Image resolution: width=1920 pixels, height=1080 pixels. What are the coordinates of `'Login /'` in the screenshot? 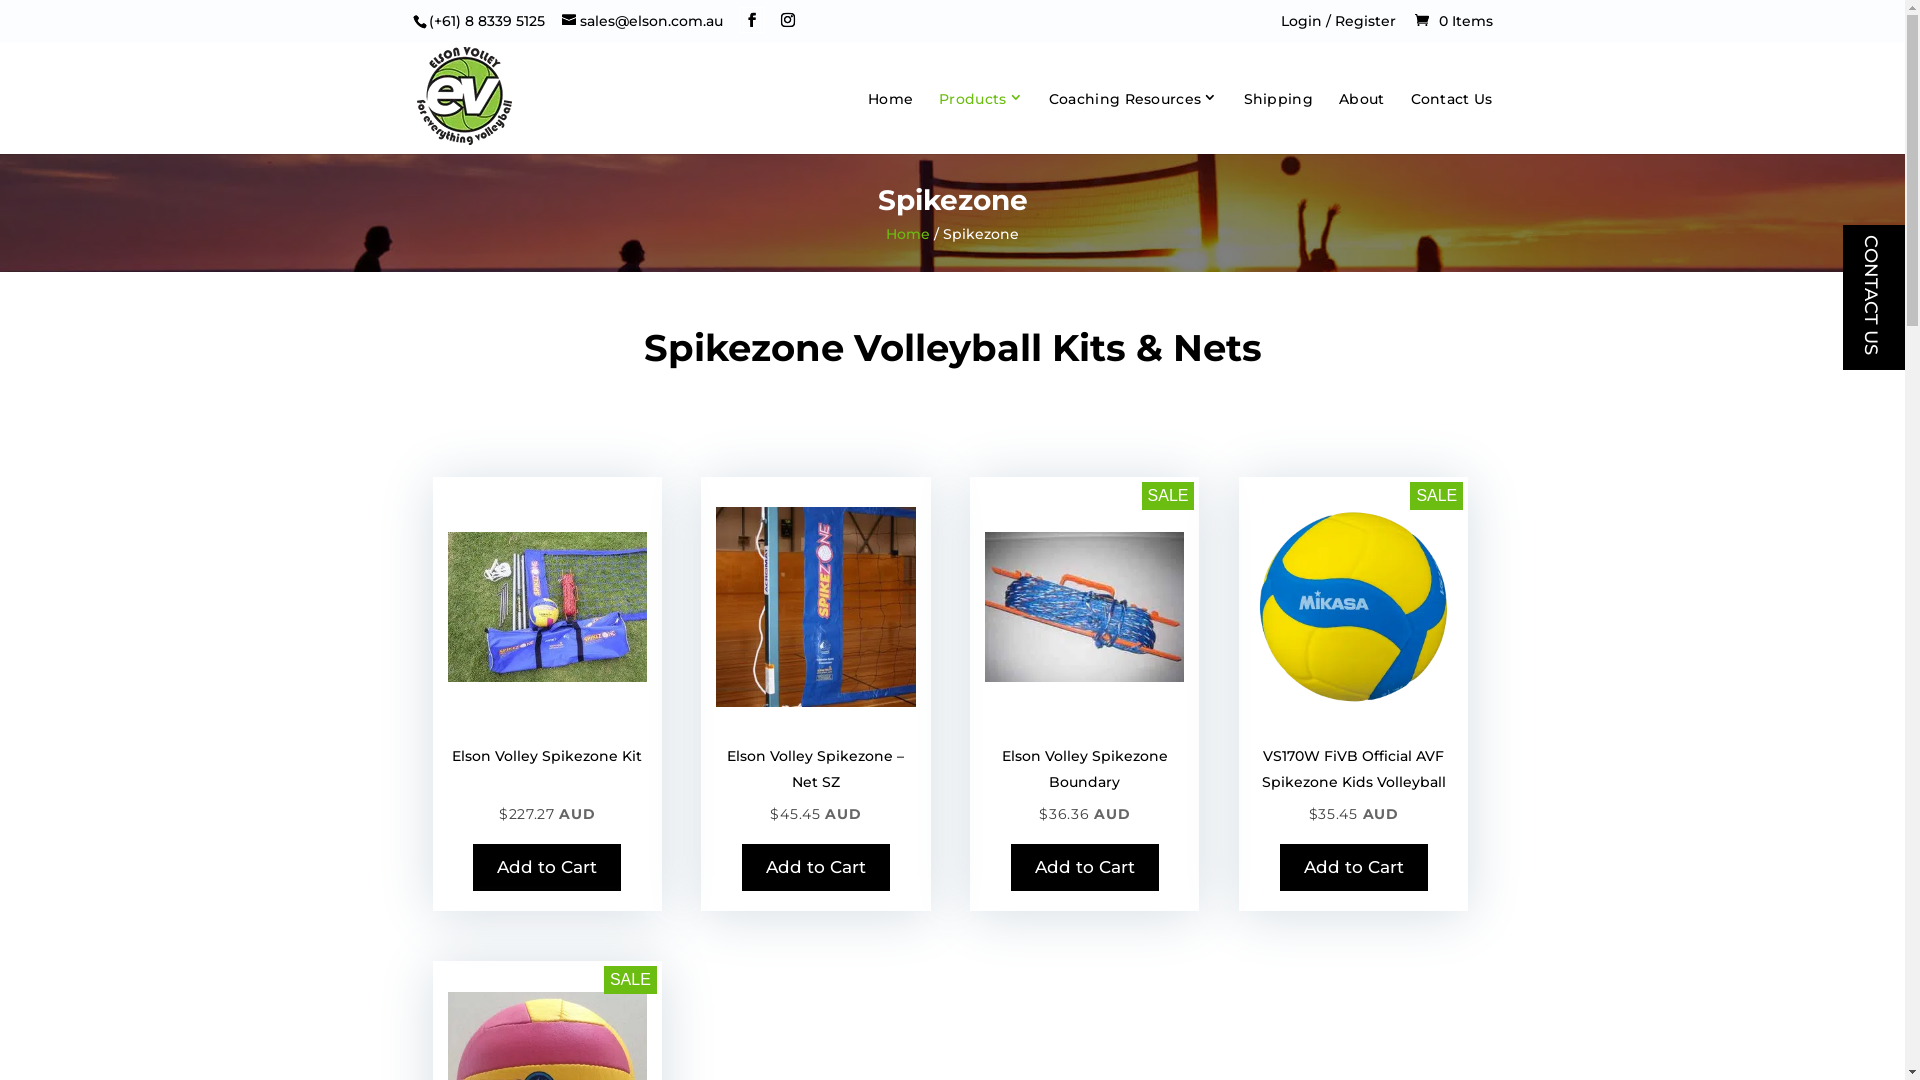 It's located at (1306, 20).